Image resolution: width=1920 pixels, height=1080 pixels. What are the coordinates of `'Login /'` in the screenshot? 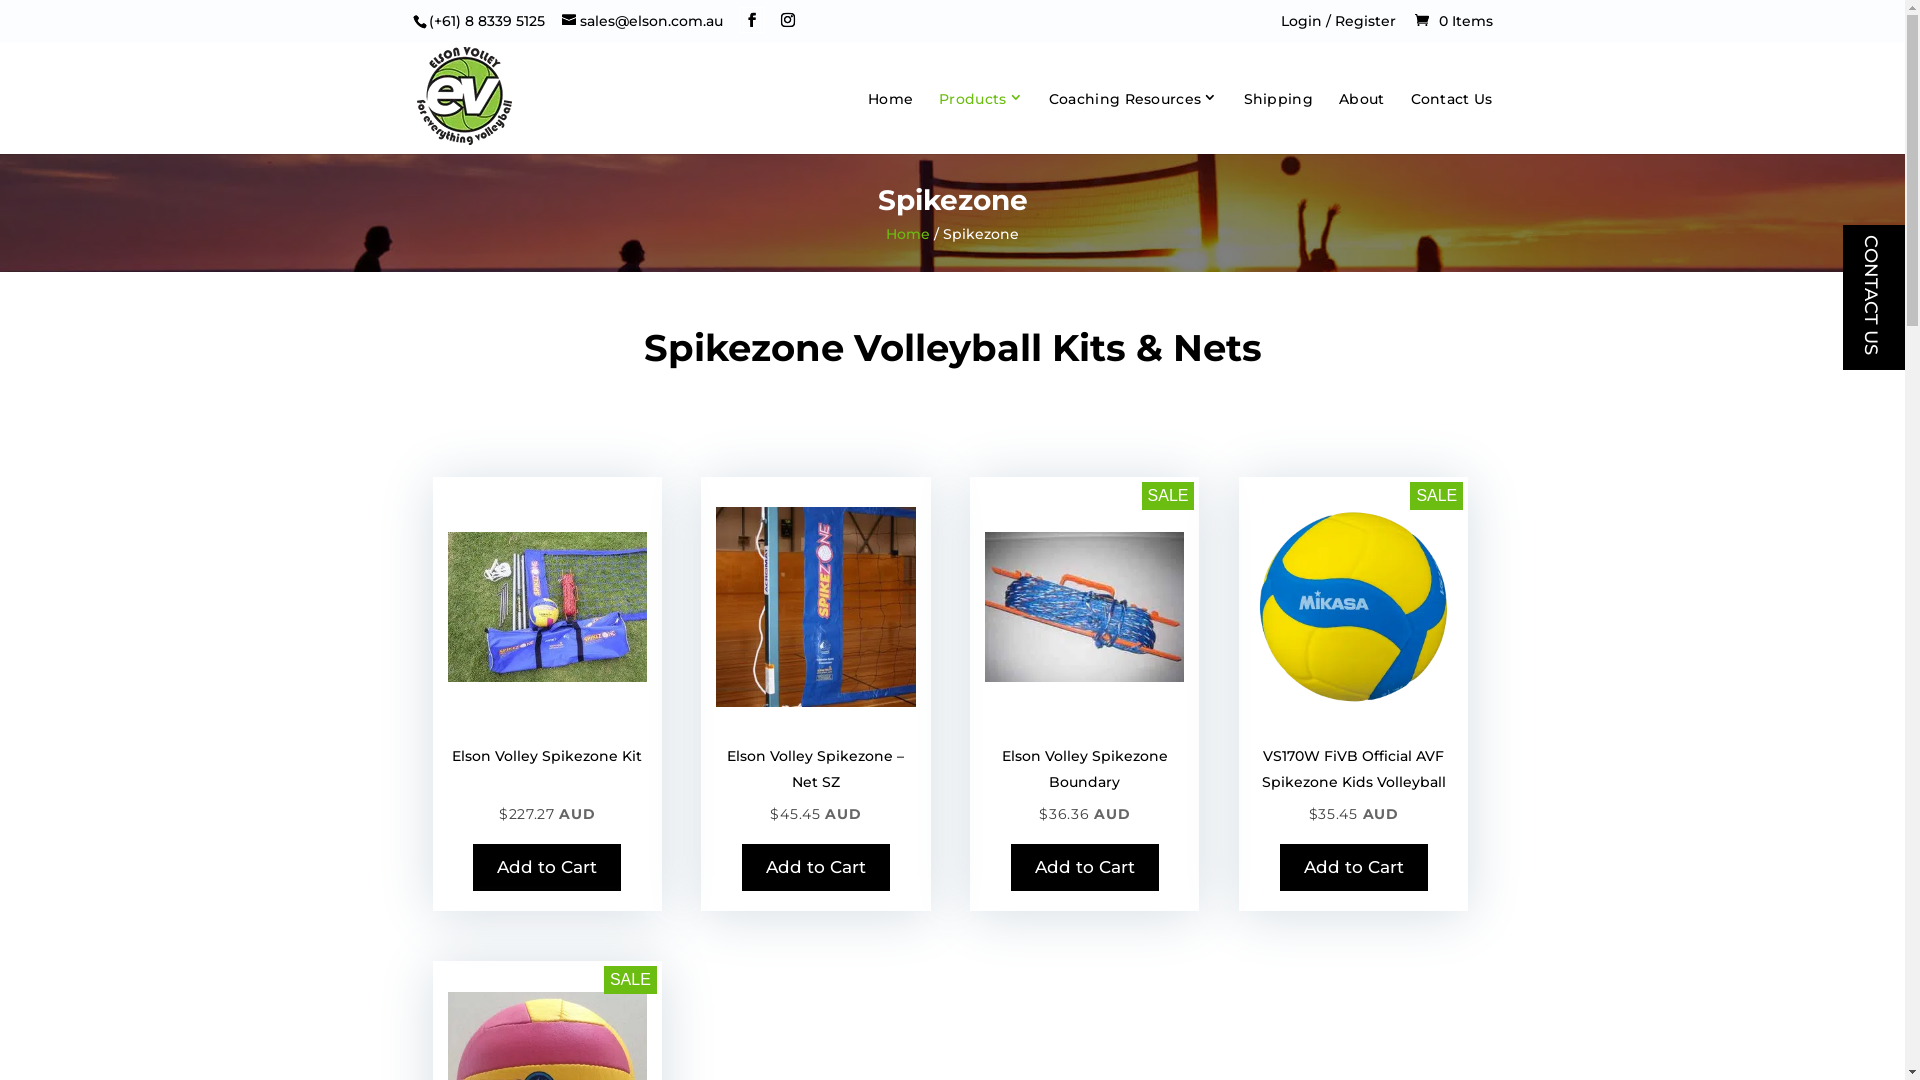 It's located at (1306, 20).